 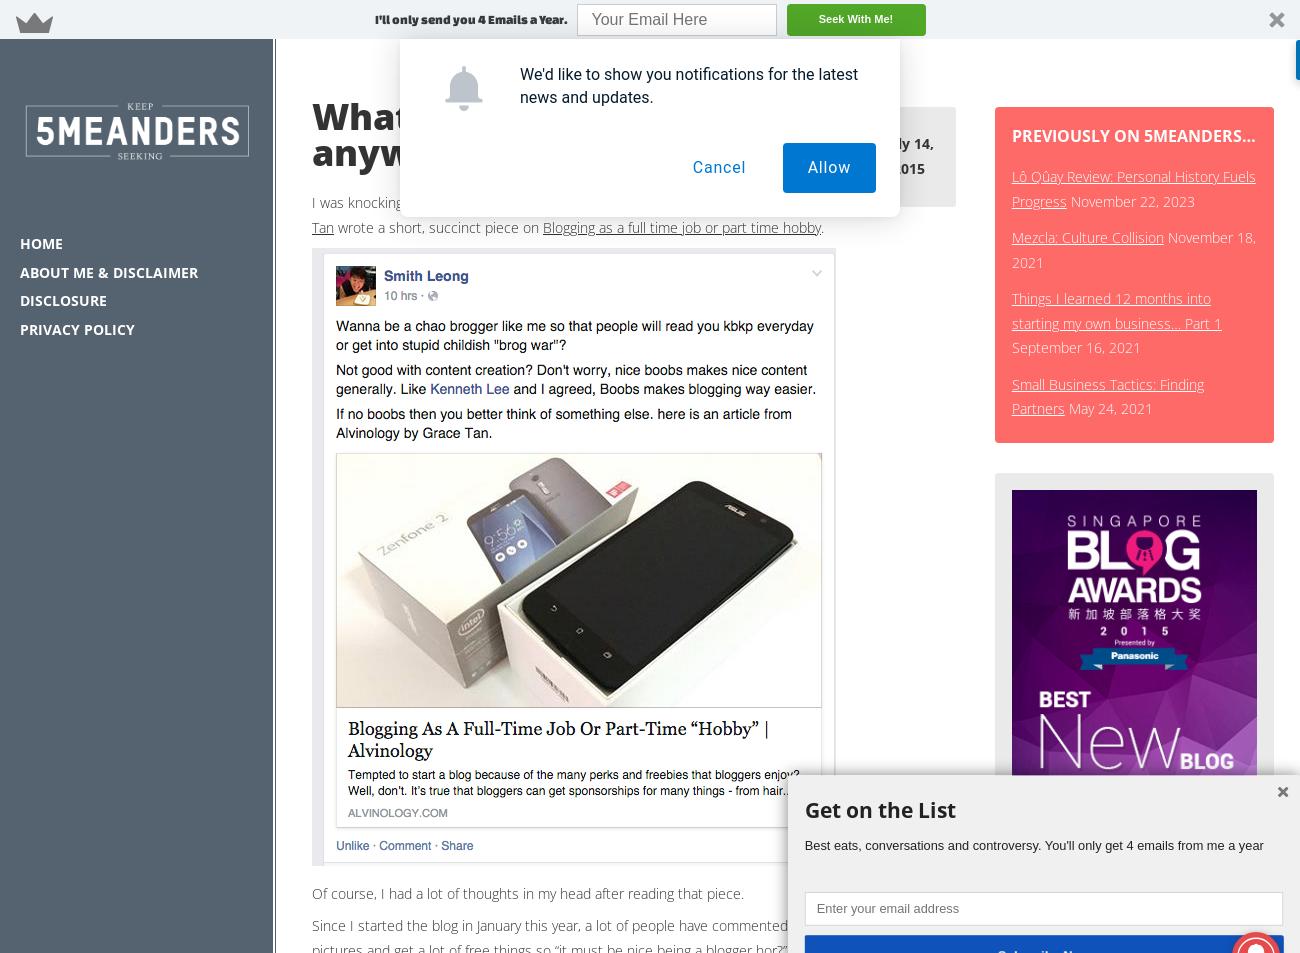 What do you see at coordinates (312, 892) in the screenshot?
I see `'Of course, I had a lot of thoughts in my head after reading that piece.'` at bounding box center [312, 892].